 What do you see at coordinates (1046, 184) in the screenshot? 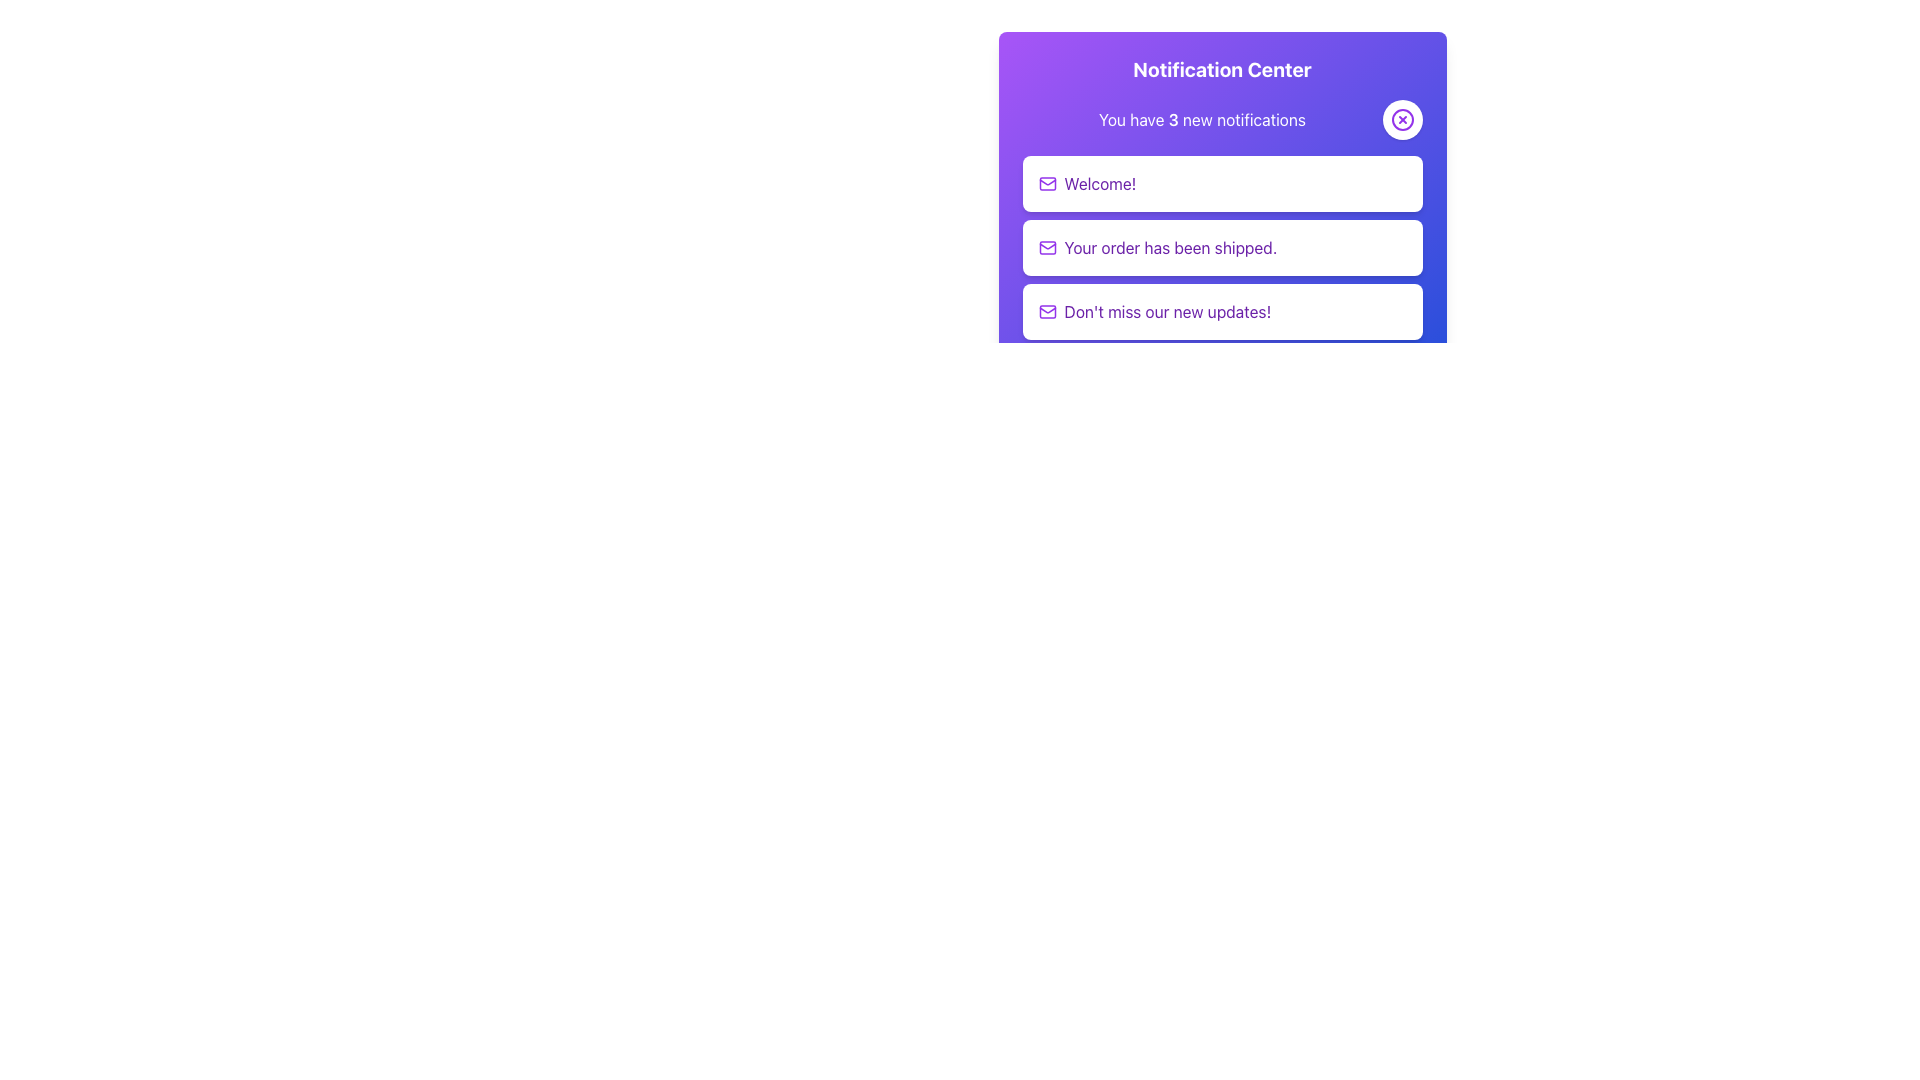
I see `the purple envelope icon located to the left of the 'Welcome!' text within the notification card` at bounding box center [1046, 184].